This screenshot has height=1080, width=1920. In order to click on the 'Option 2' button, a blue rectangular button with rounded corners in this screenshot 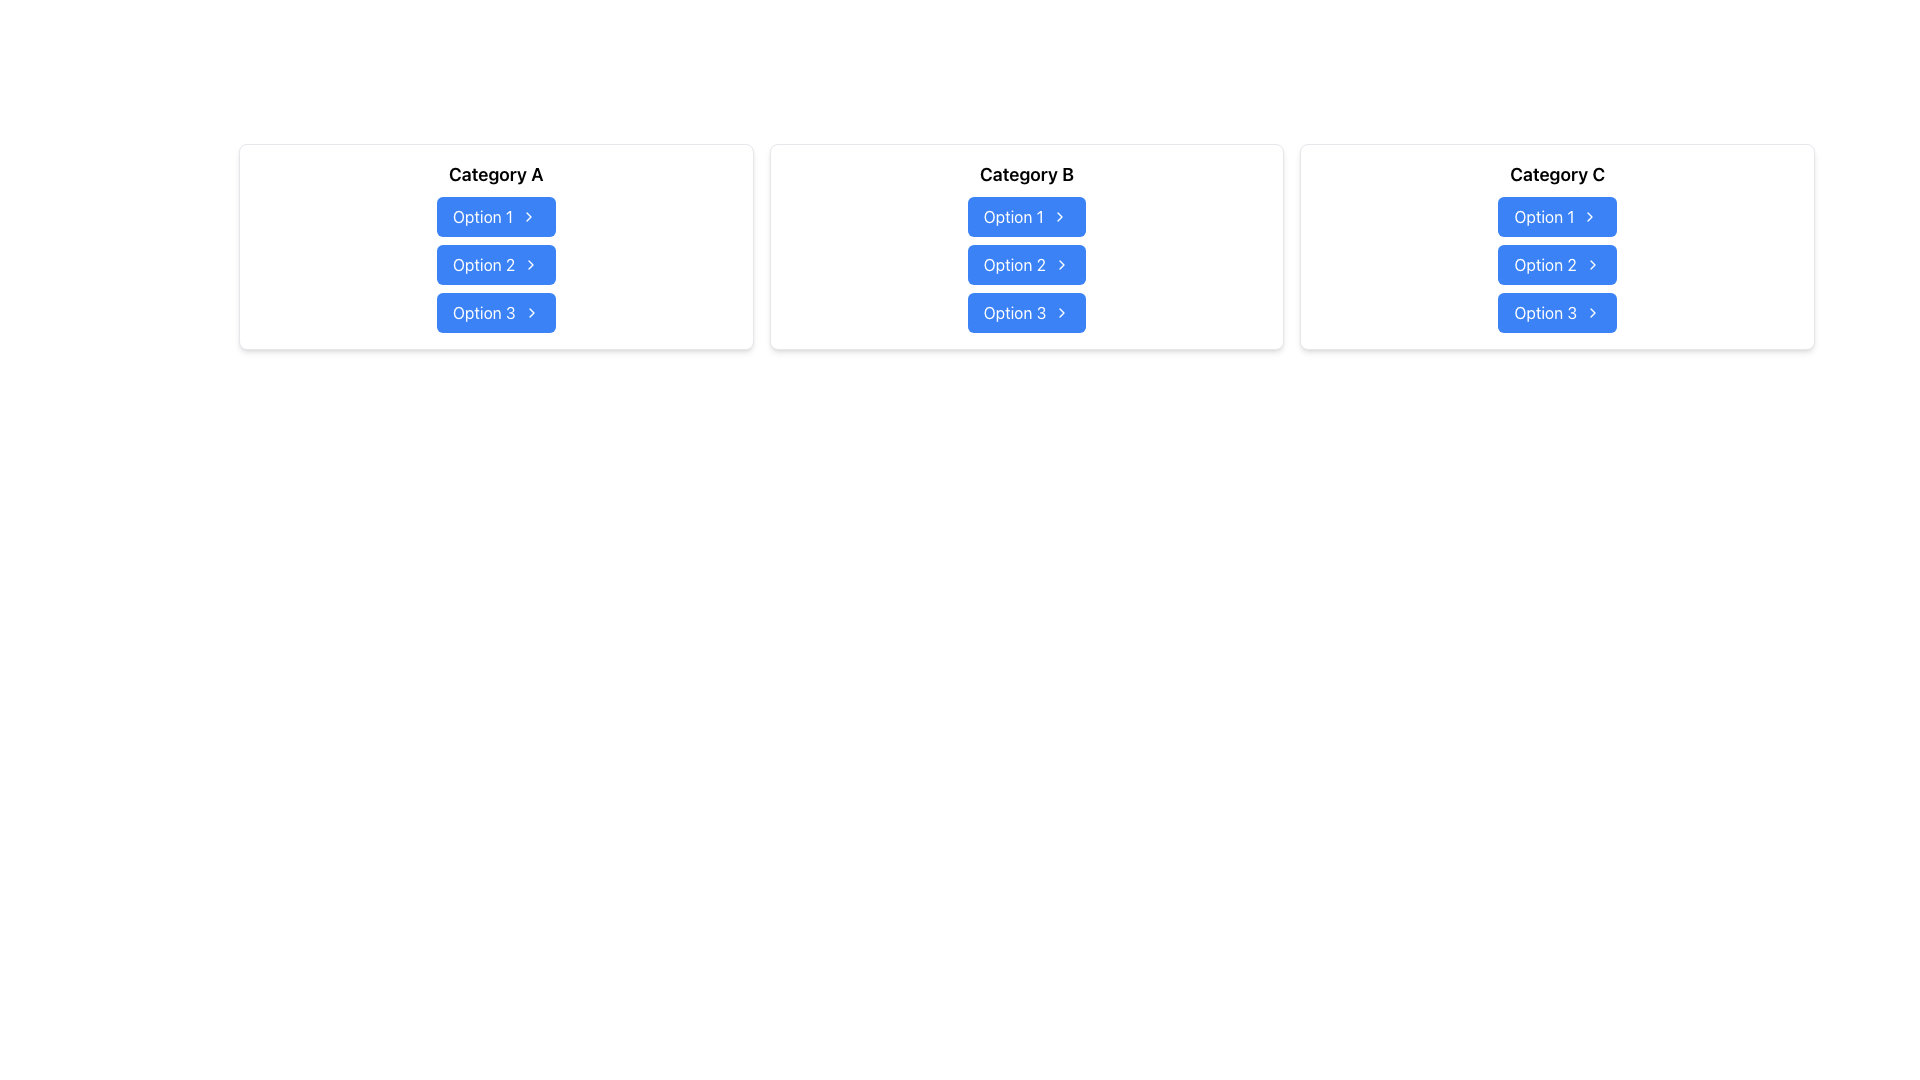, I will do `click(496, 264)`.